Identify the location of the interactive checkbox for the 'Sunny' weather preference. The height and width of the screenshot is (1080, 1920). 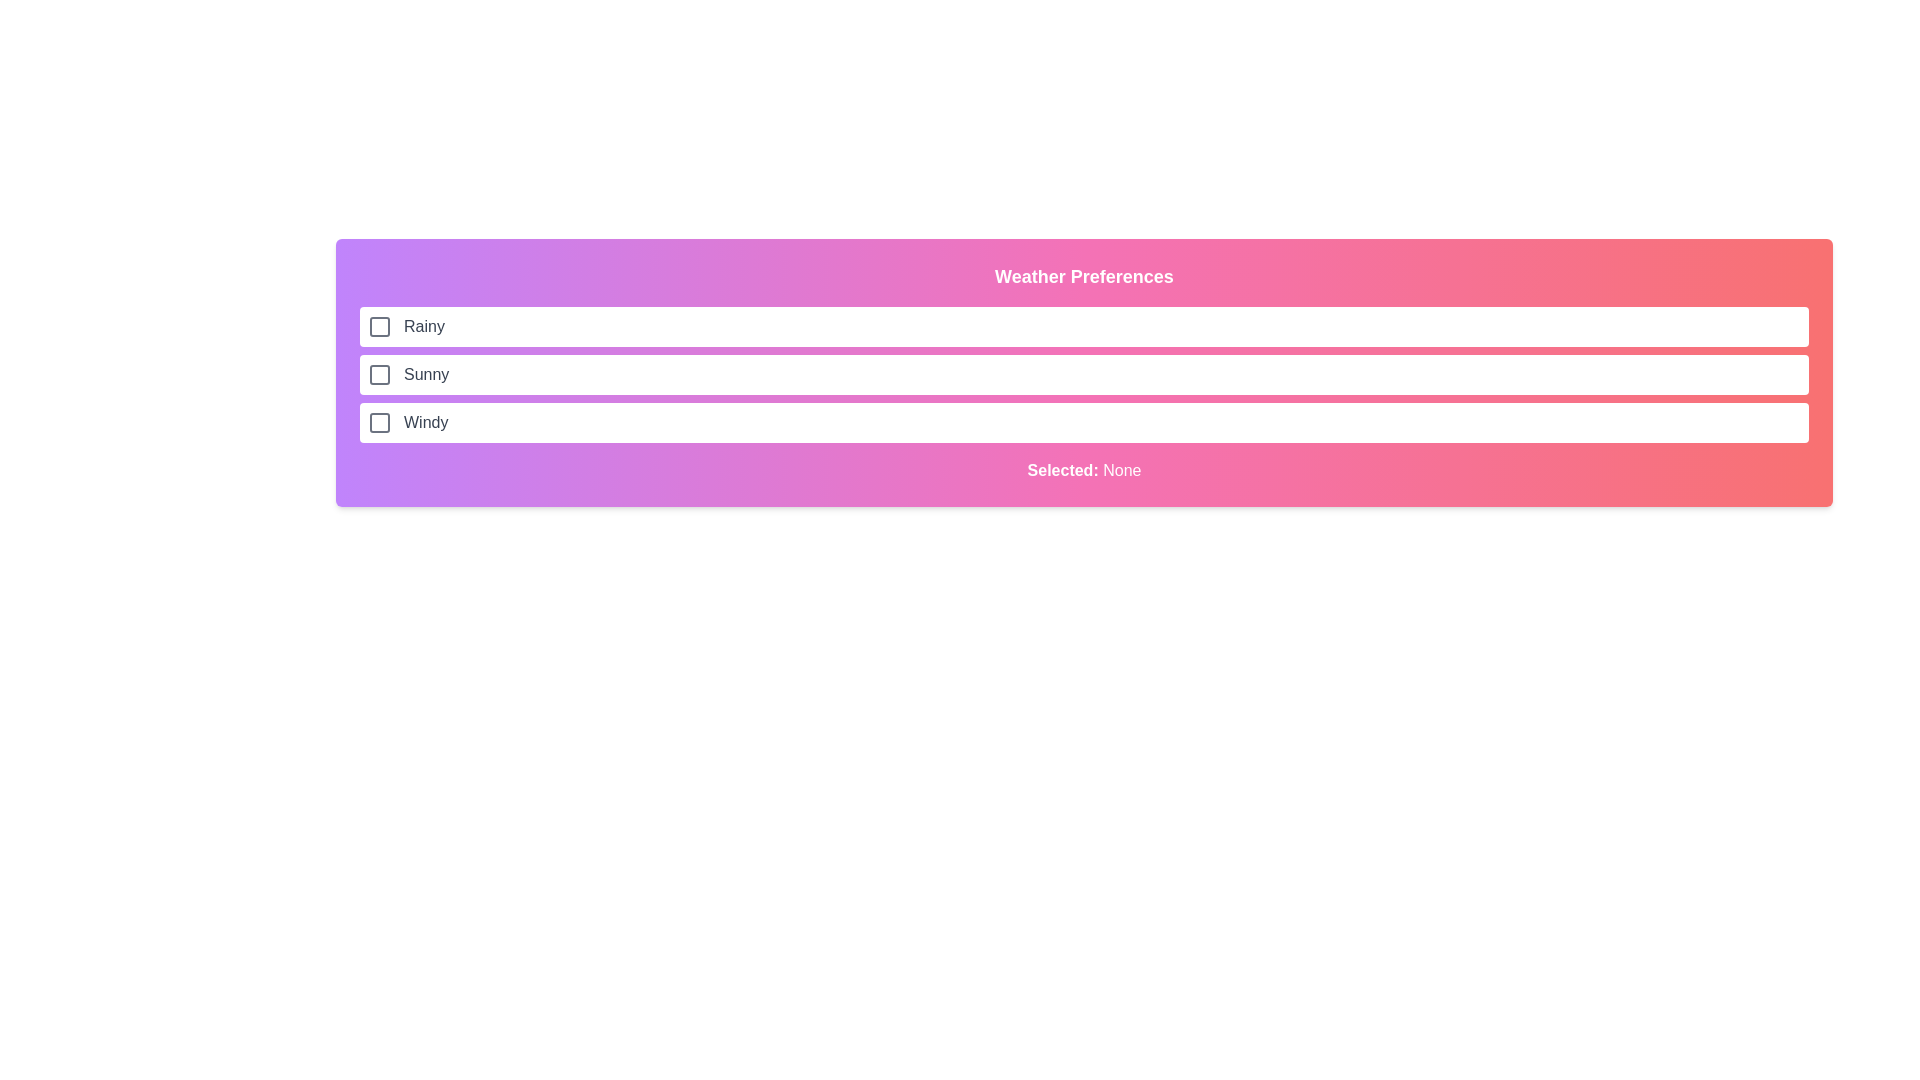
(379, 374).